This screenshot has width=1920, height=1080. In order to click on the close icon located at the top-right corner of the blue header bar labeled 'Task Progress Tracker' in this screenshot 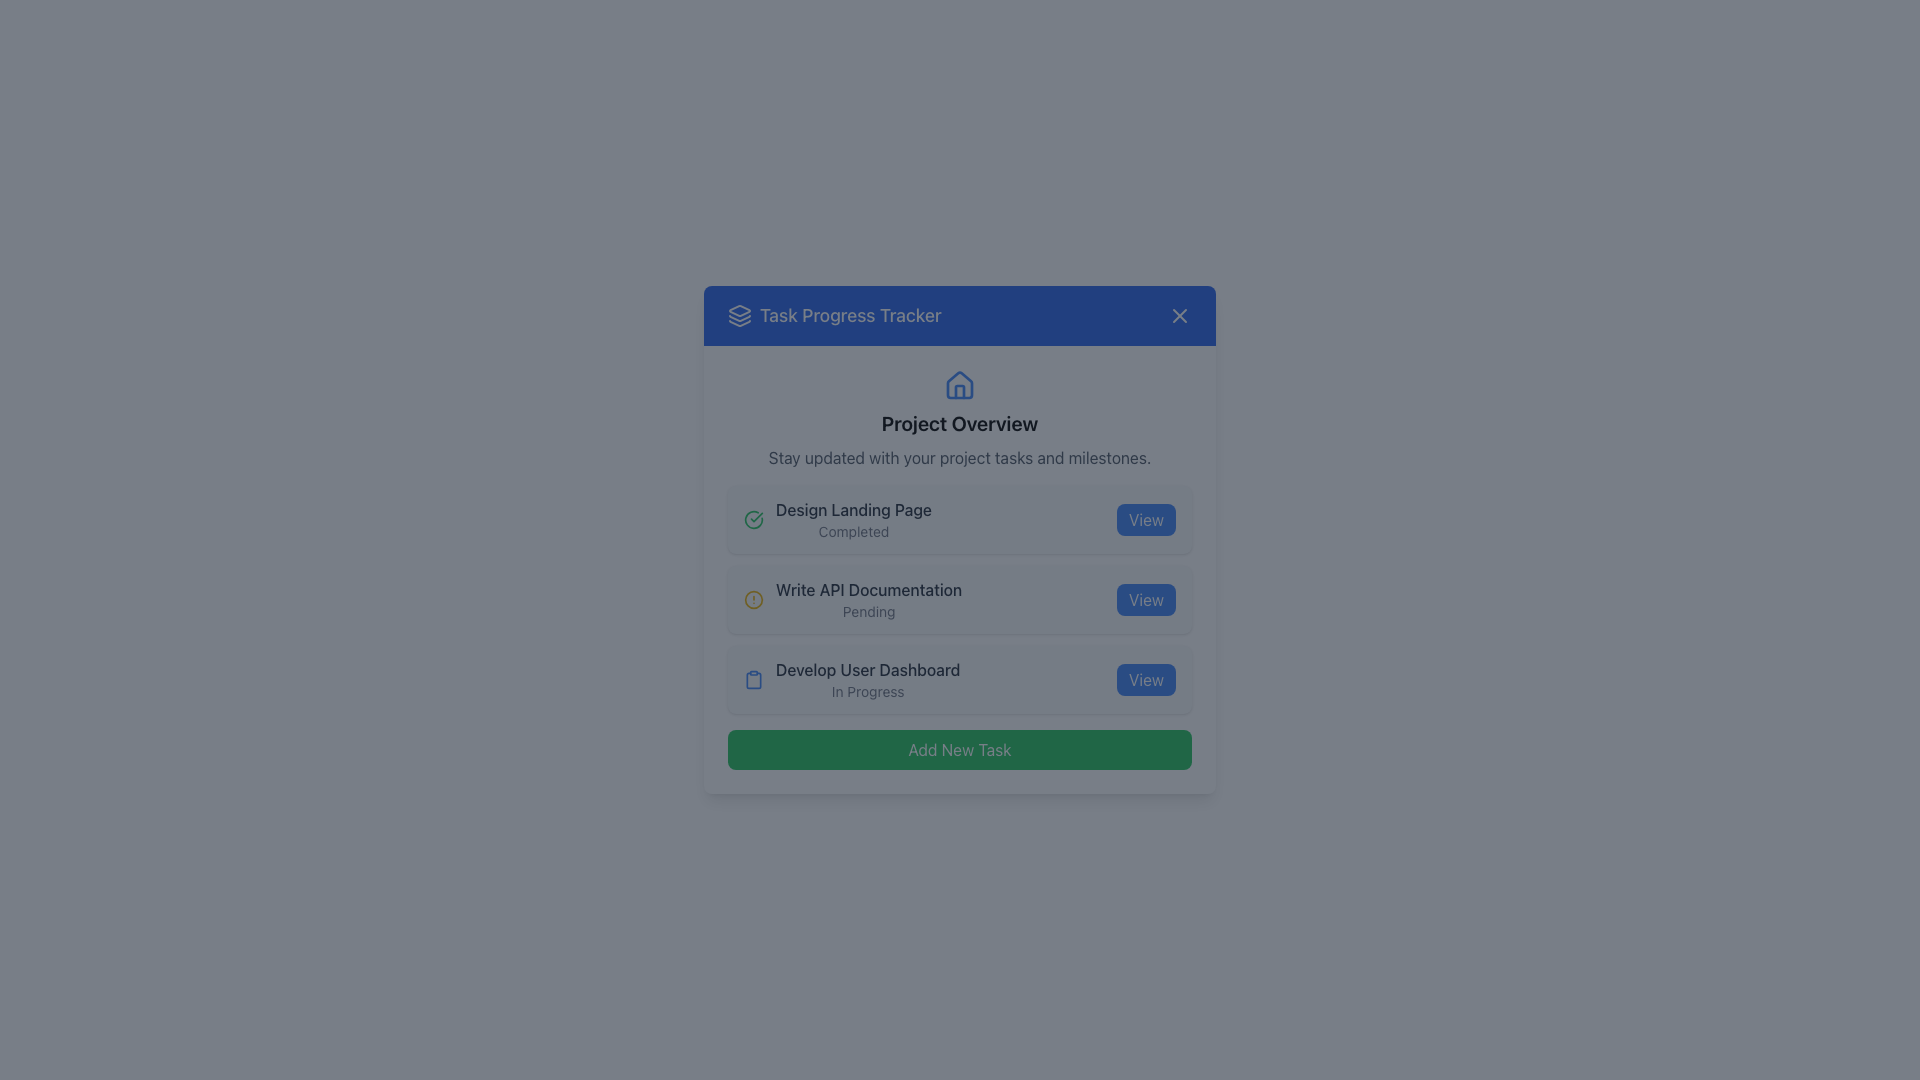, I will do `click(1180, 315)`.